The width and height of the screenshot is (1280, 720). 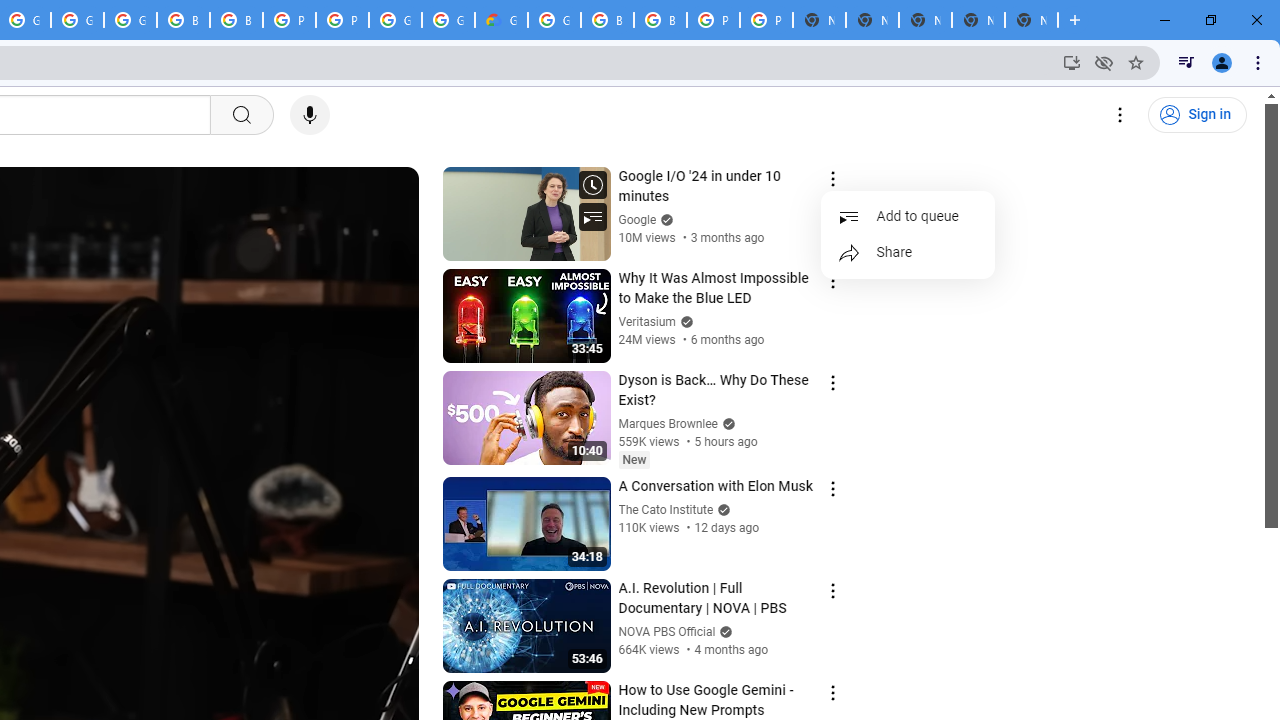 I want to click on 'Install YouTube', so click(x=1071, y=61).